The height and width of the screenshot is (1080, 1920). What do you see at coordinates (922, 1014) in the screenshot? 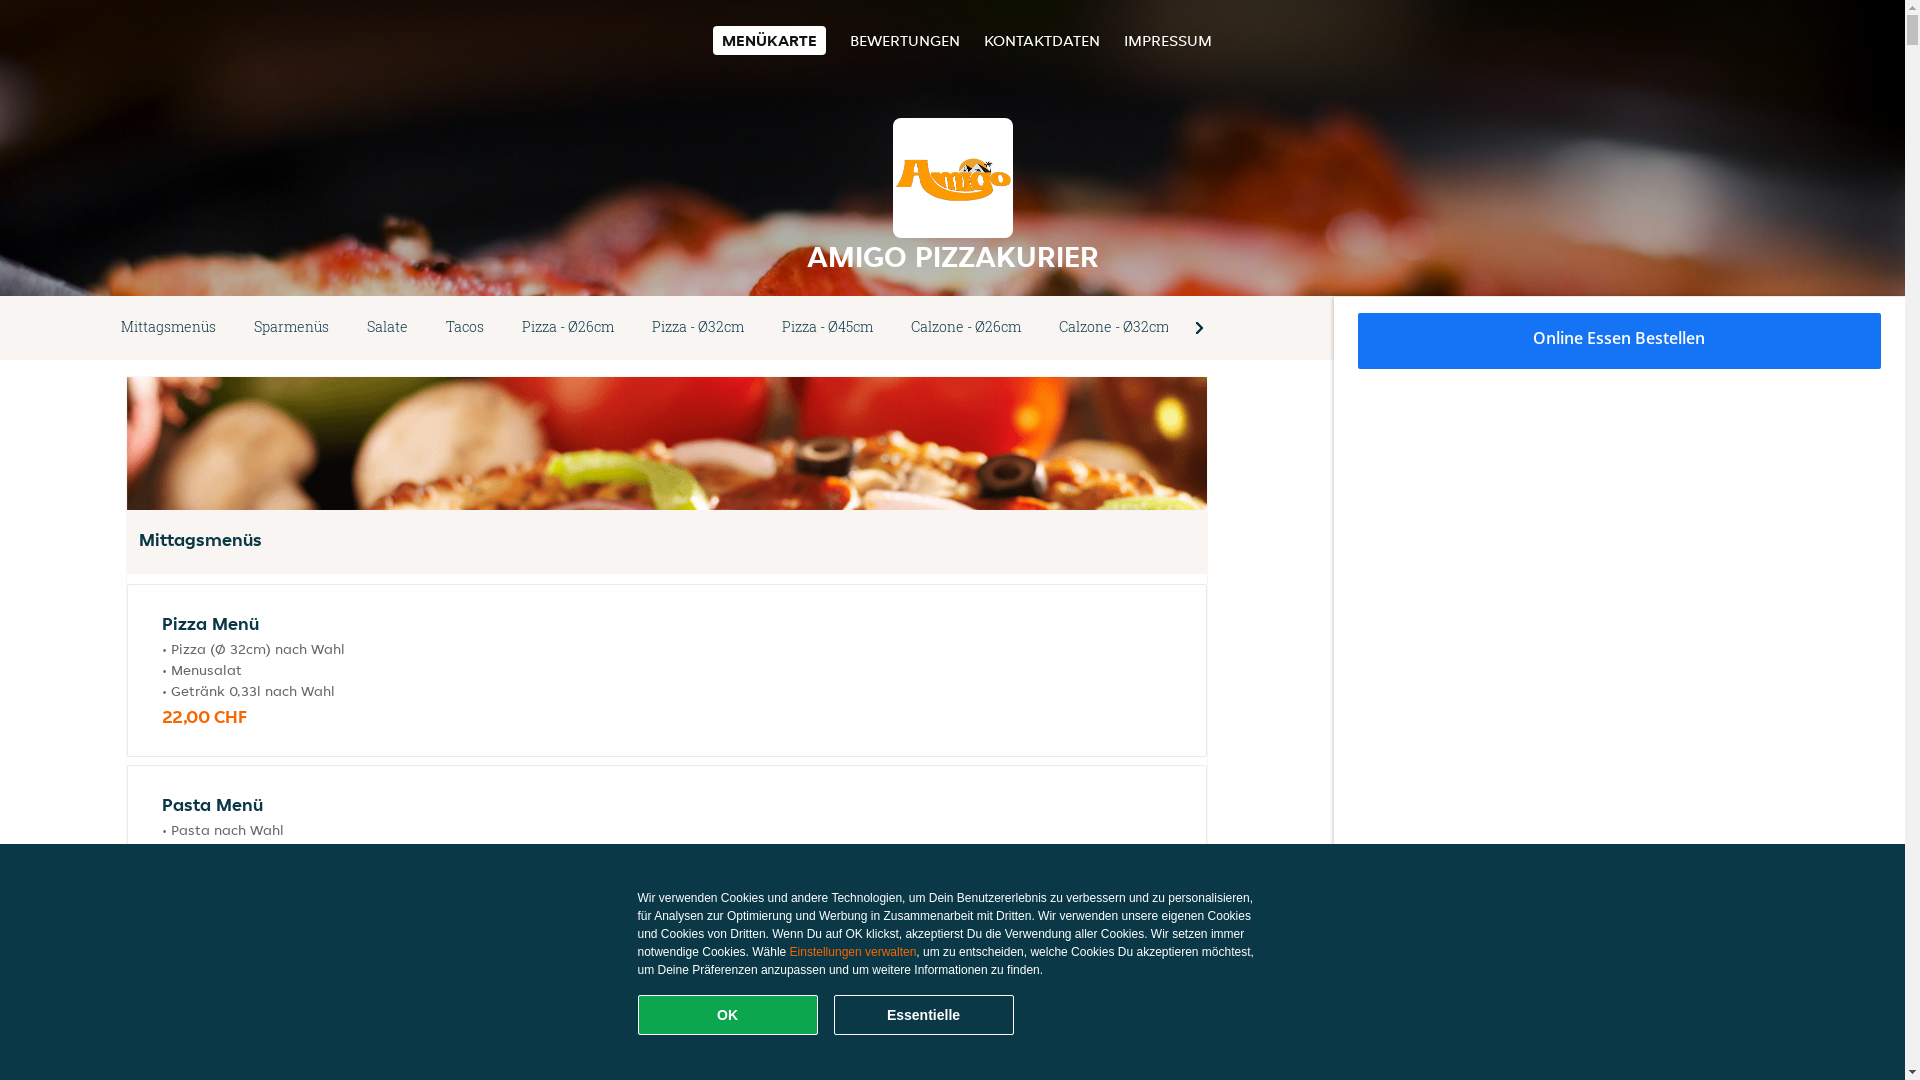
I see `'Essentielle'` at bounding box center [922, 1014].